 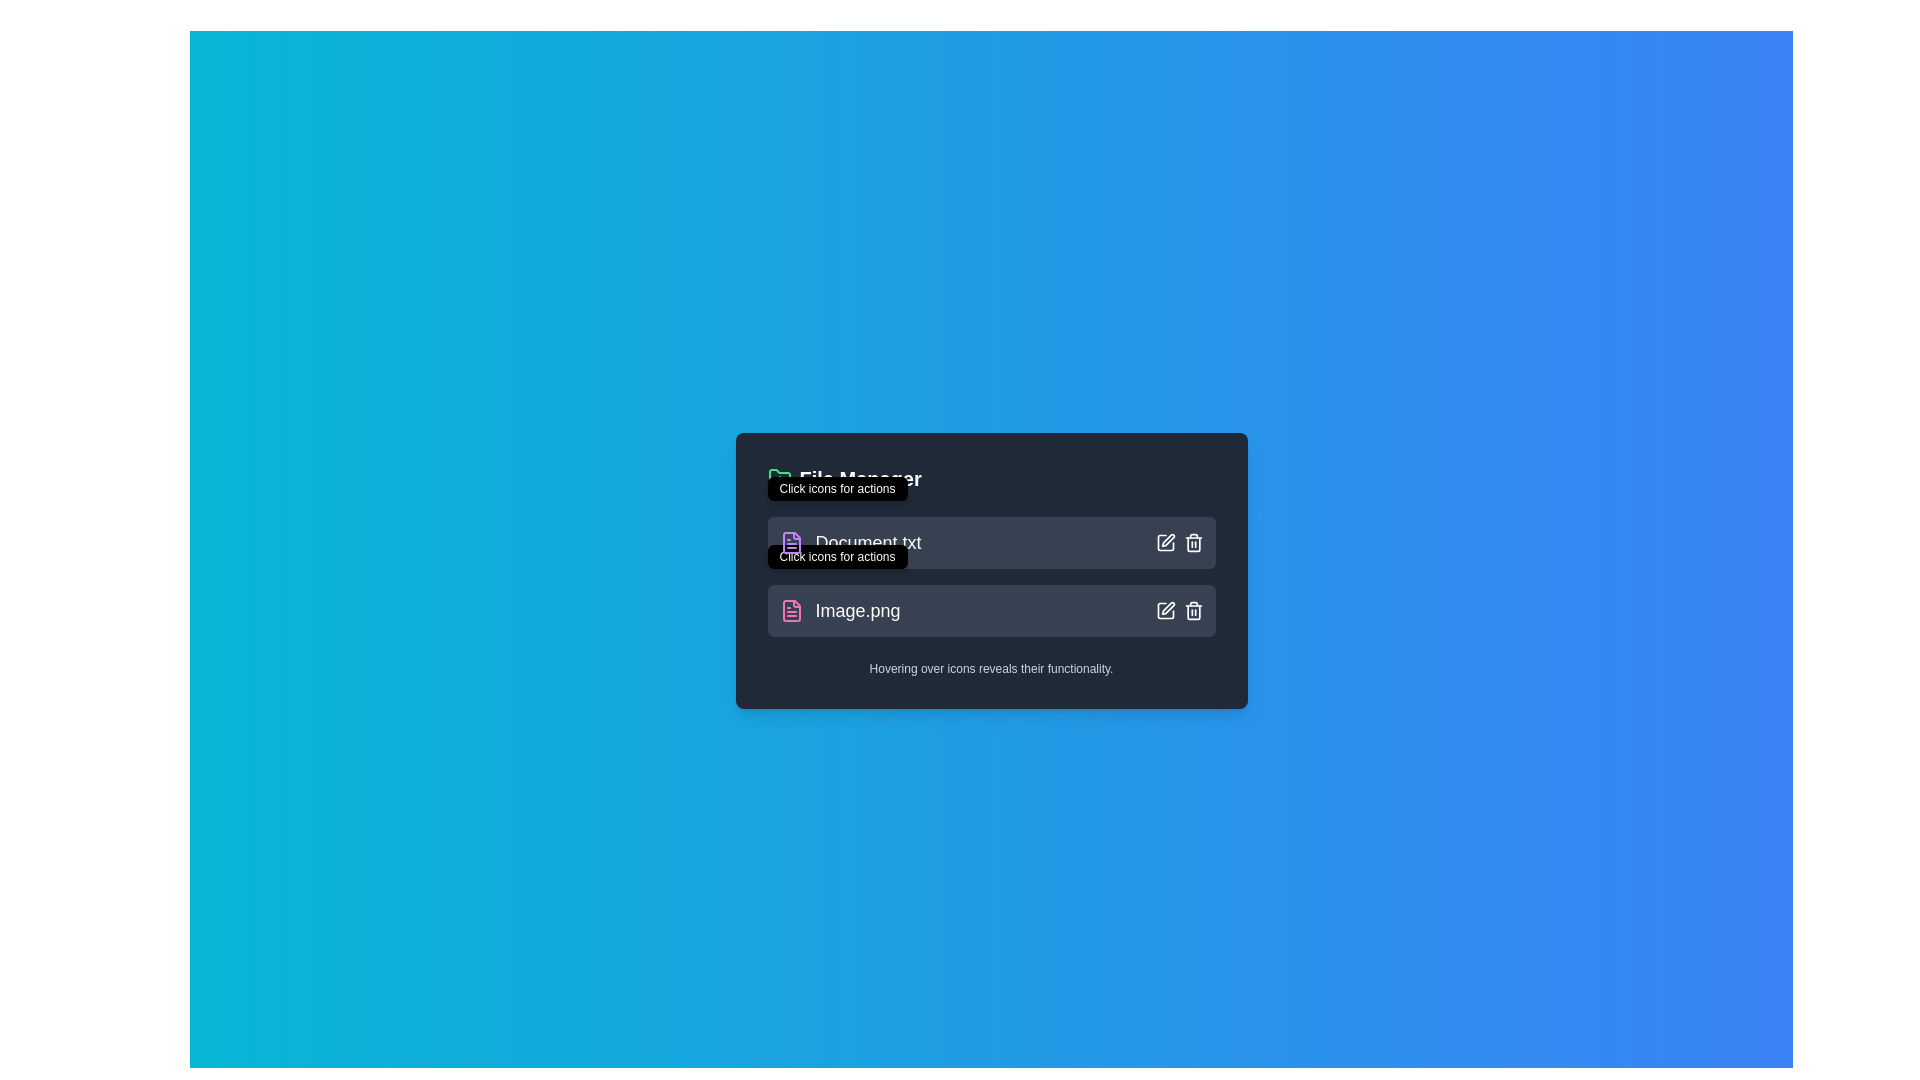 I want to click on the 'File Manager' panel, so click(x=991, y=570).